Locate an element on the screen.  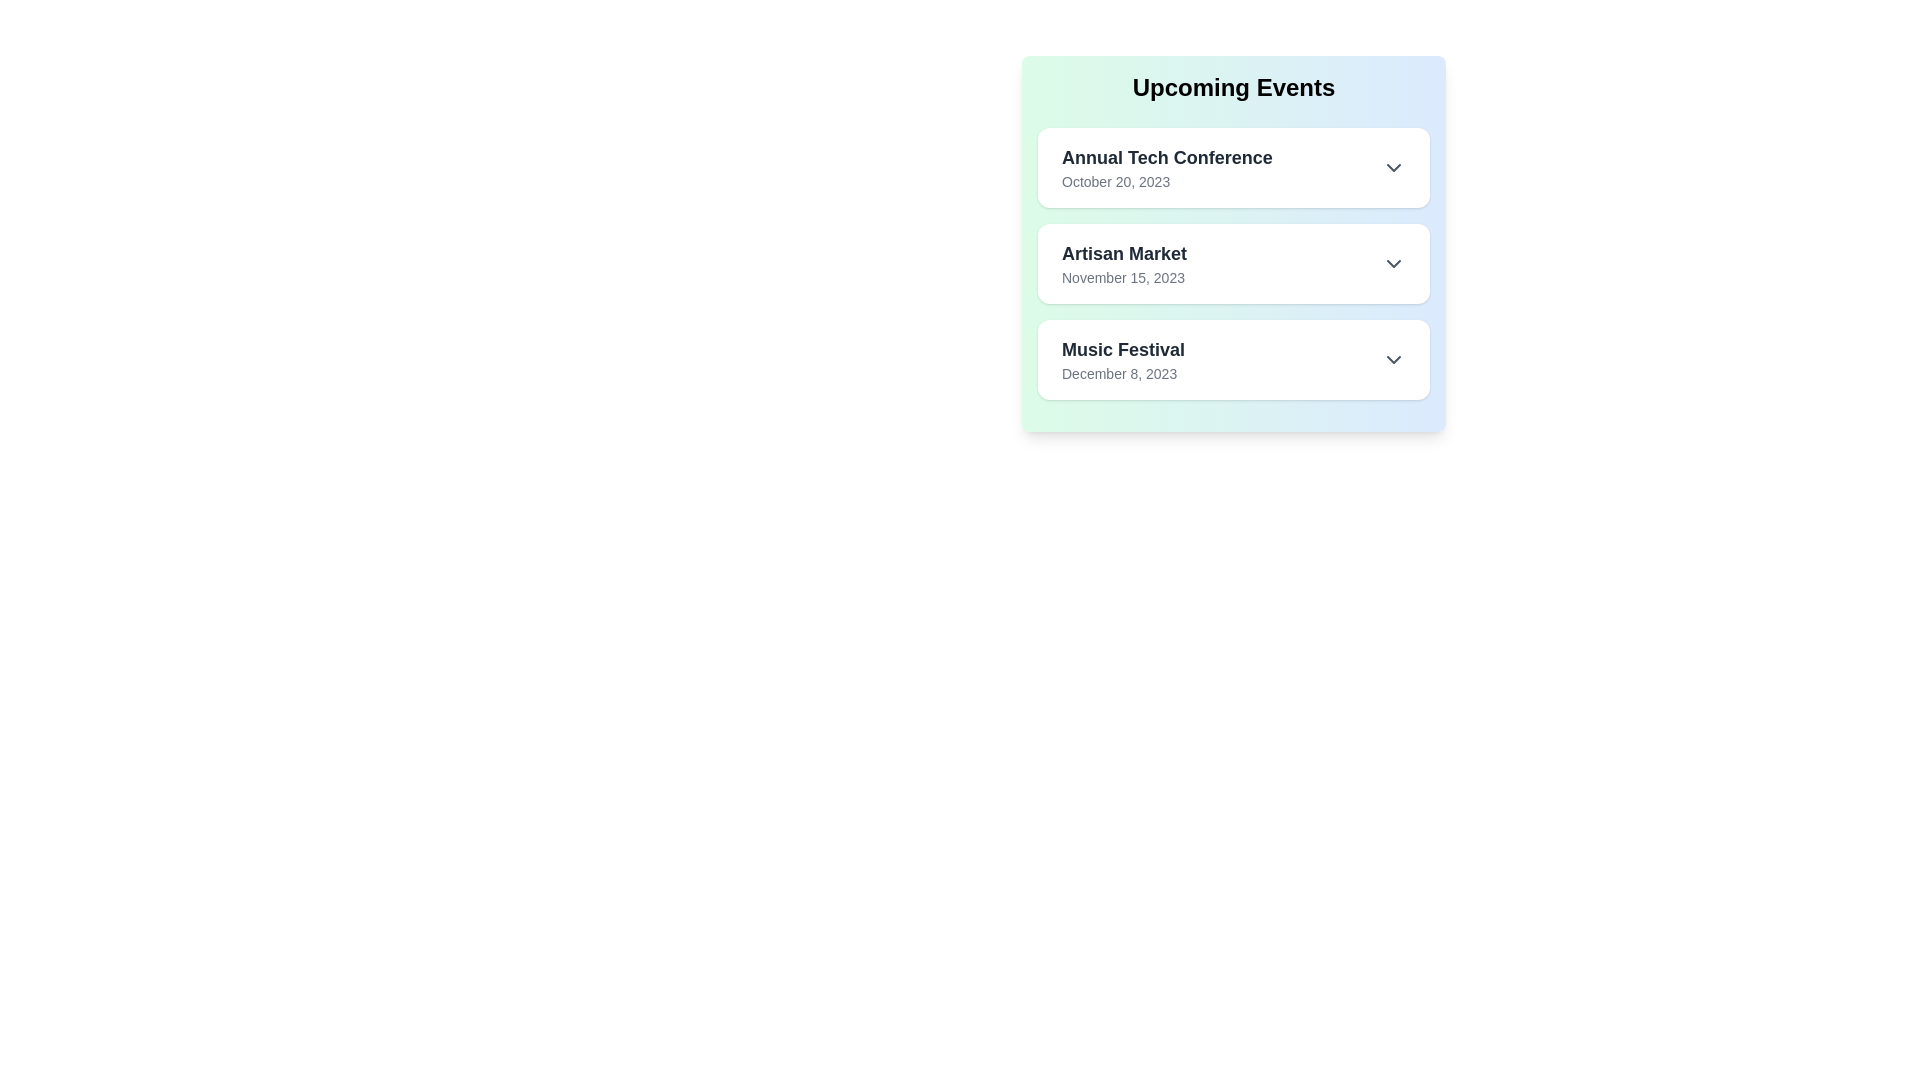
the text label displaying the date 'December 8, 2023' that is positioned under the title 'Music Festival' in the event card is located at coordinates (1123, 374).